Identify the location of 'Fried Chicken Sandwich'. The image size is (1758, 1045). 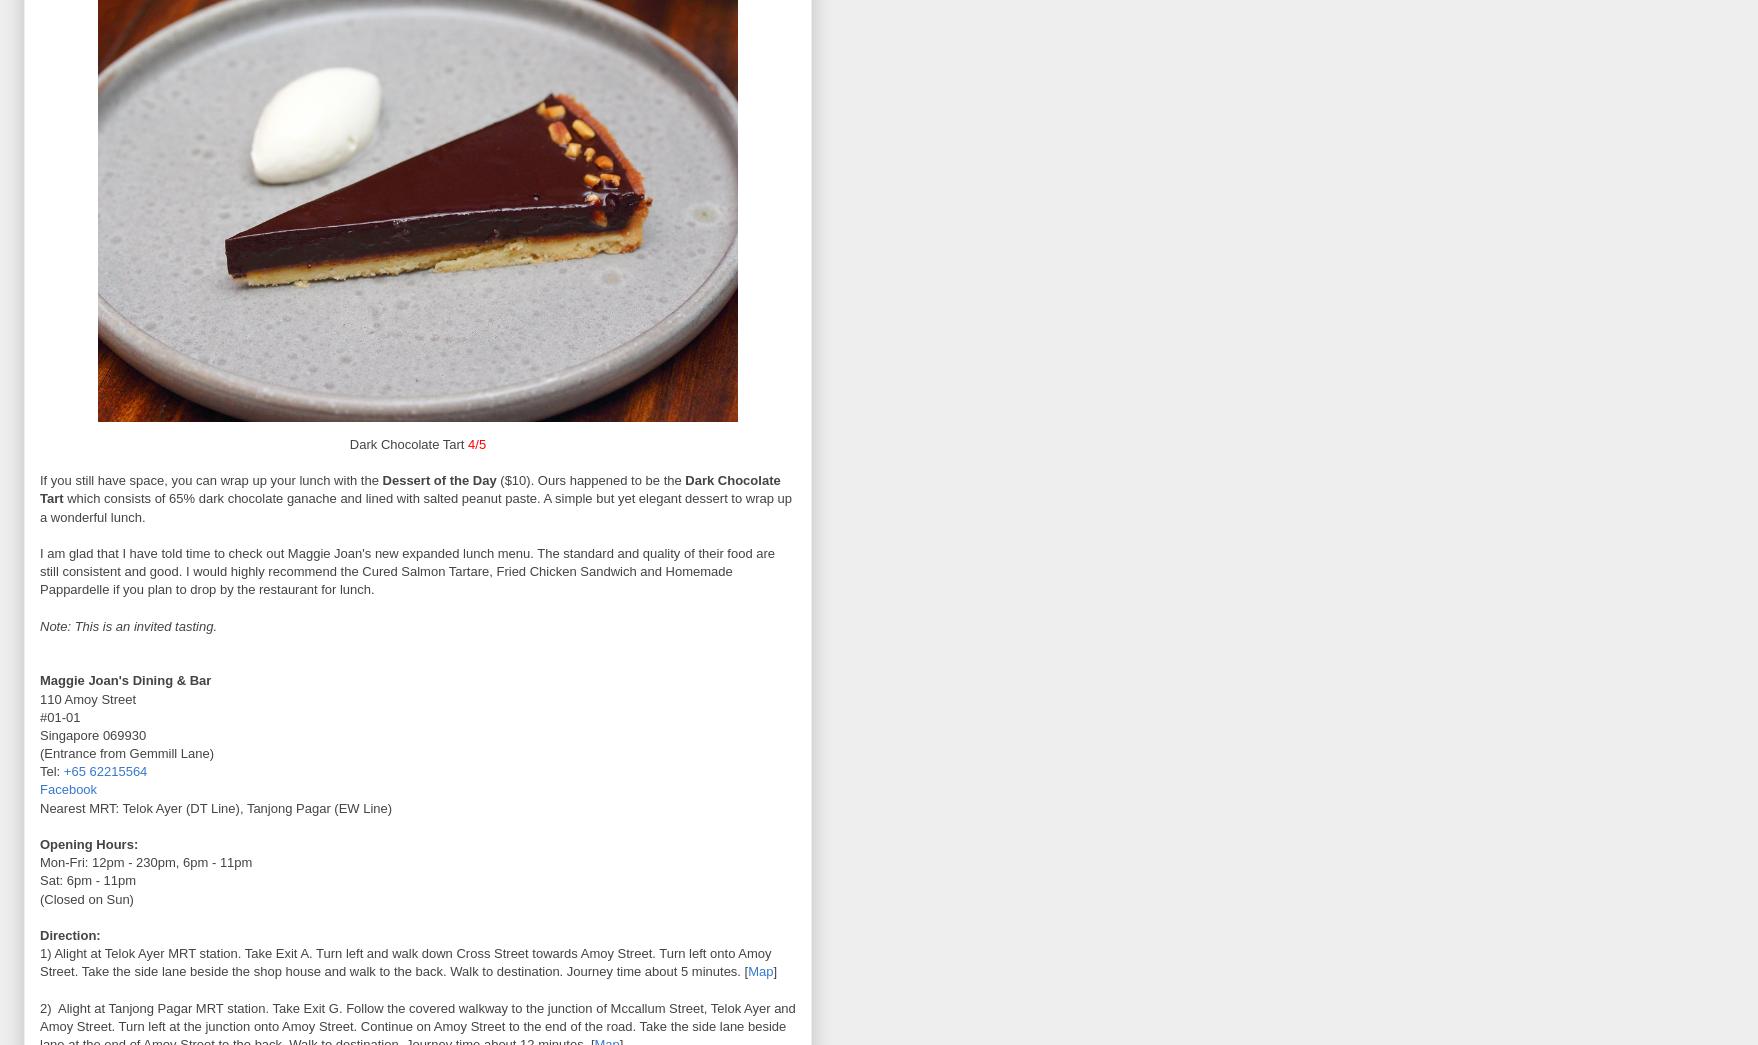
(565, 571).